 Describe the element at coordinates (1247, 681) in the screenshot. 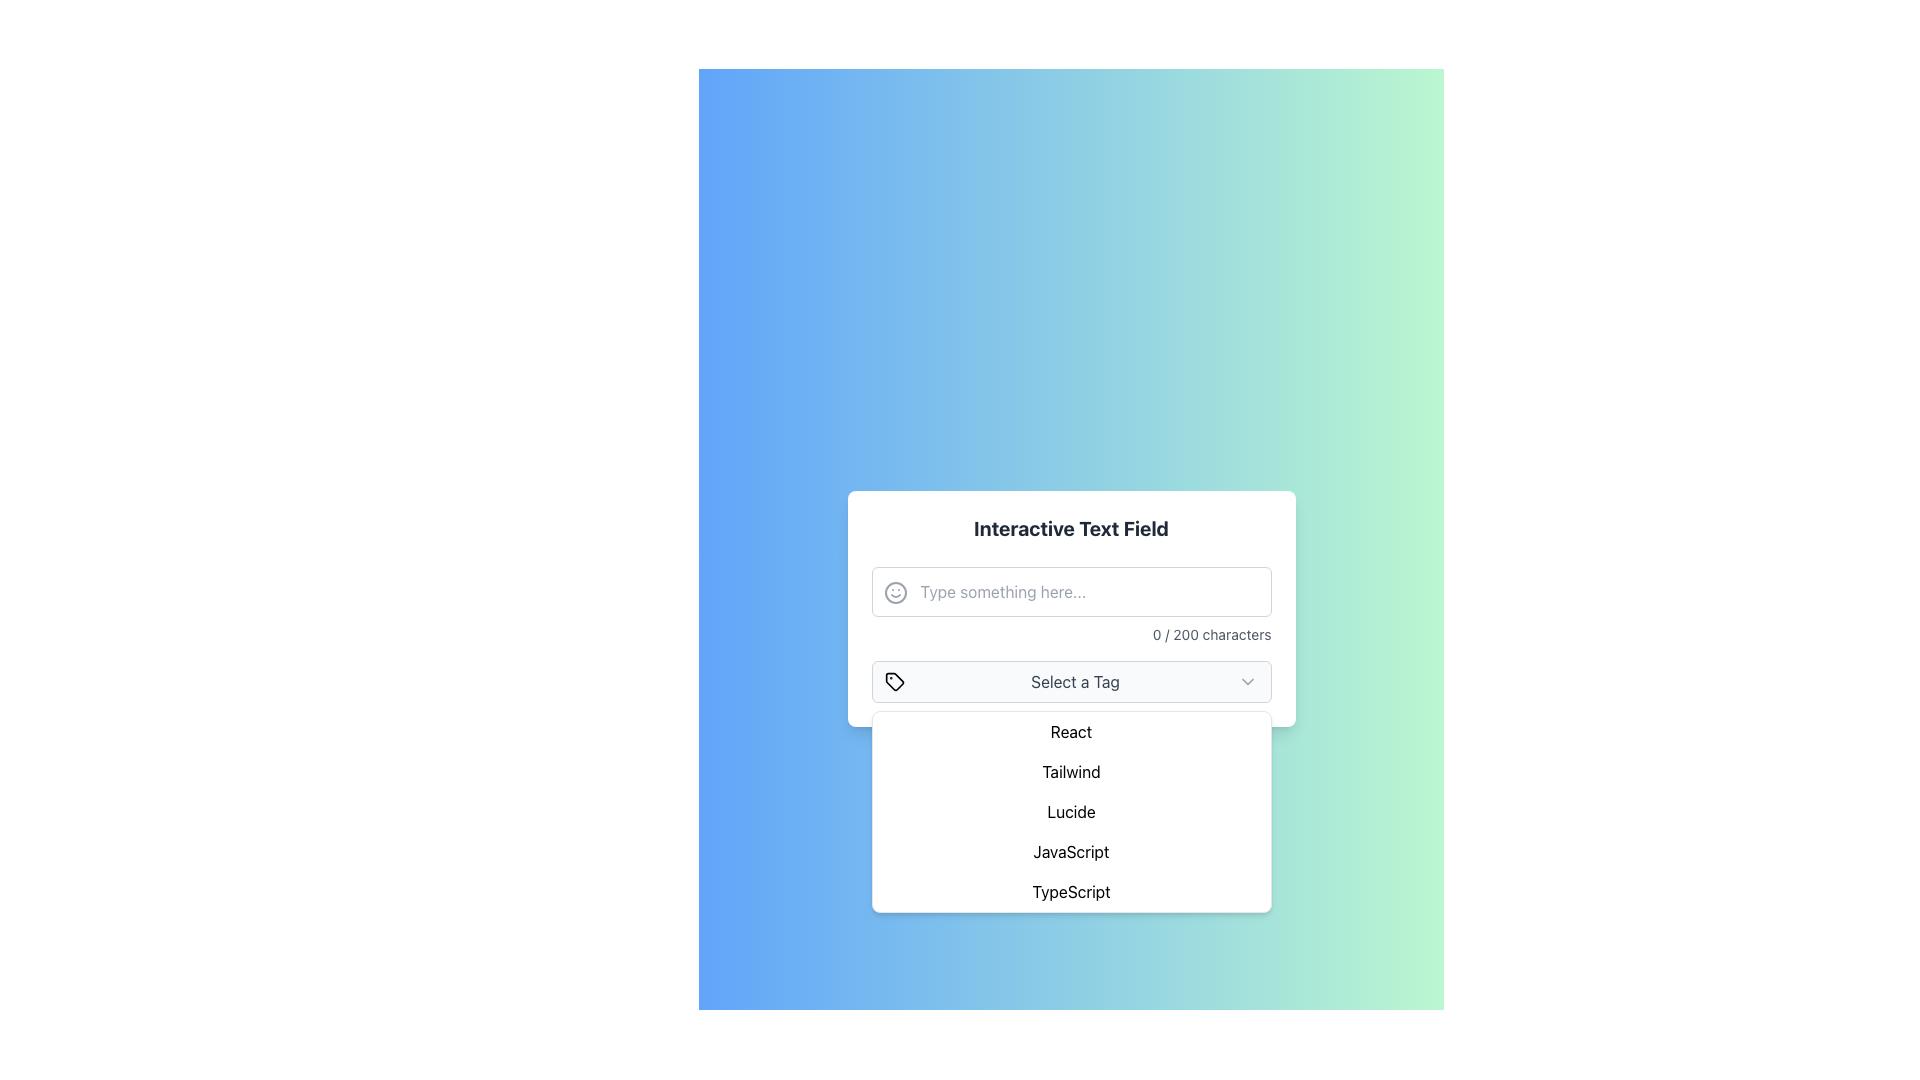

I see `the downward chevron icon at the far-right end of the 'Select a Tag' field` at that location.